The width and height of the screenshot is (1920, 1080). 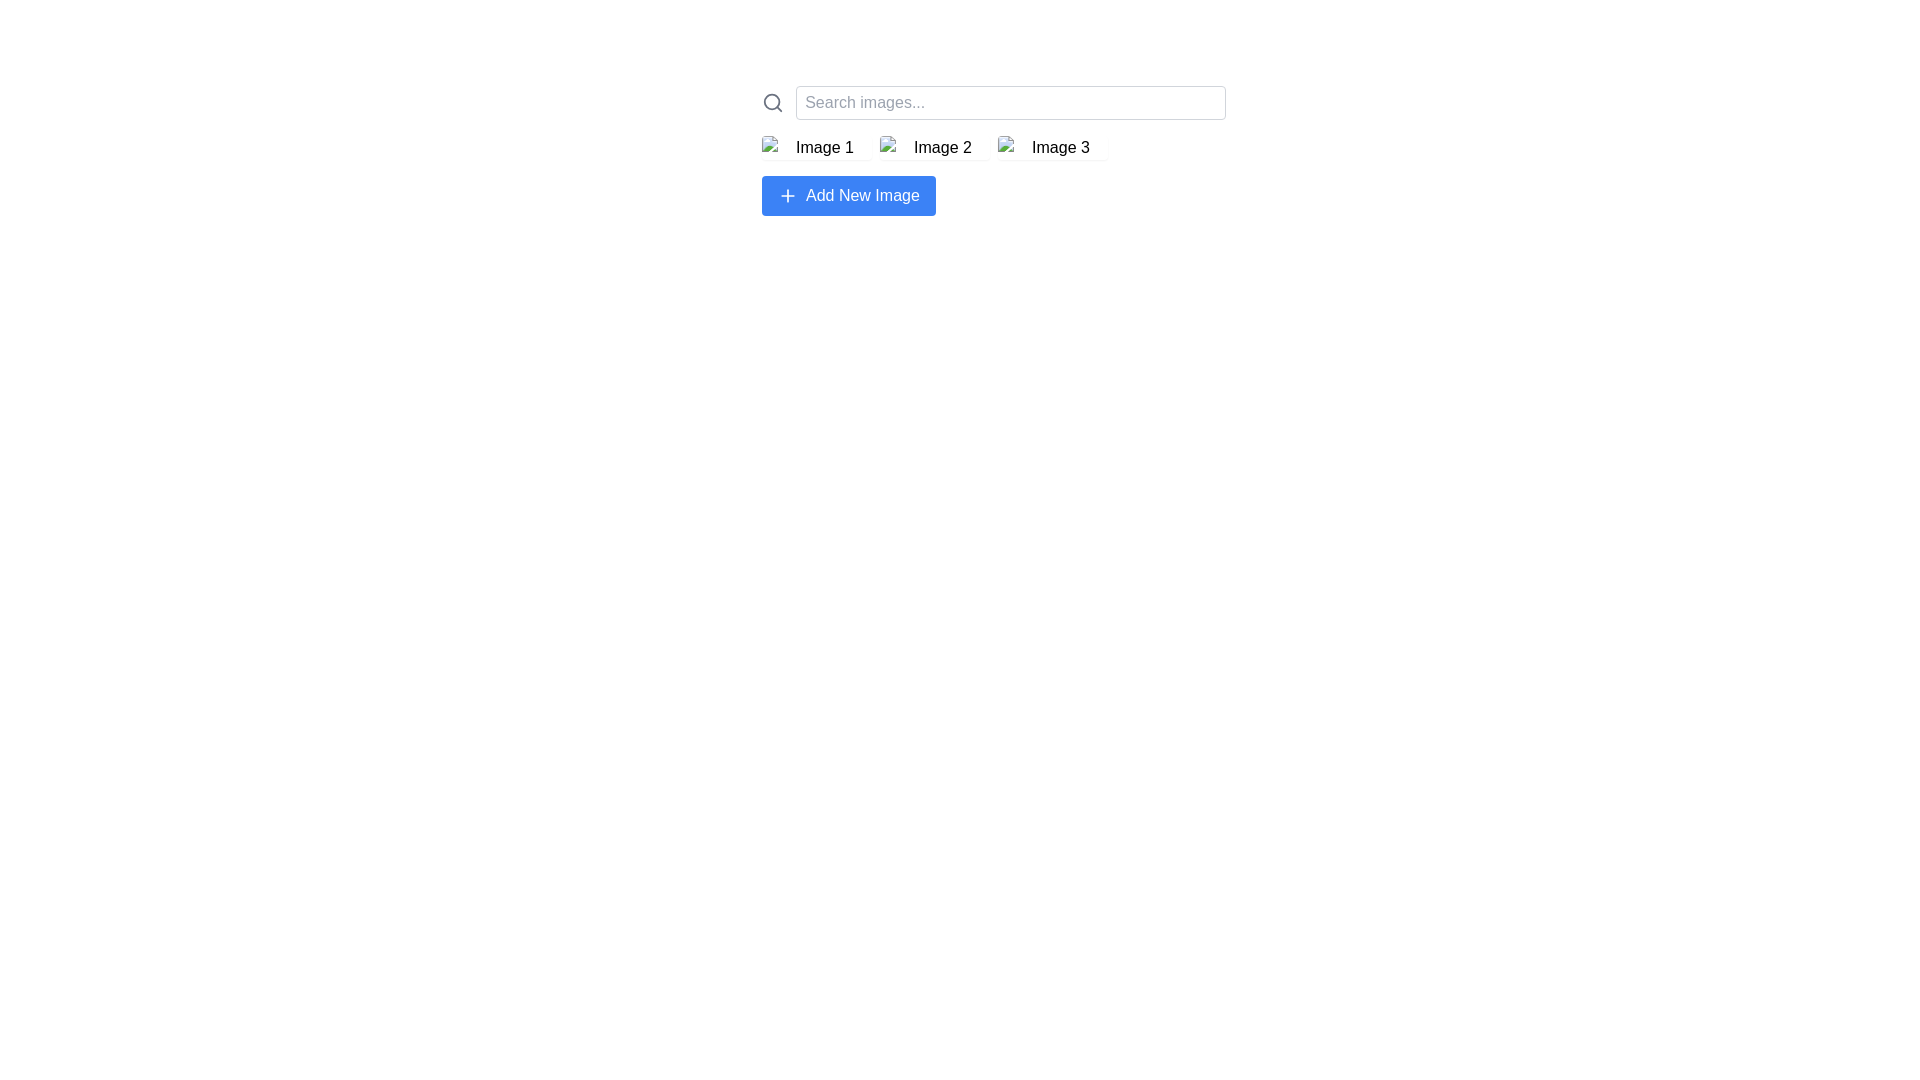 What do you see at coordinates (993, 146) in the screenshot?
I see `the Grid Layout displaying selectable items 'Image 1', 'Image 2', and 'Image 3'` at bounding box center [993, 146].